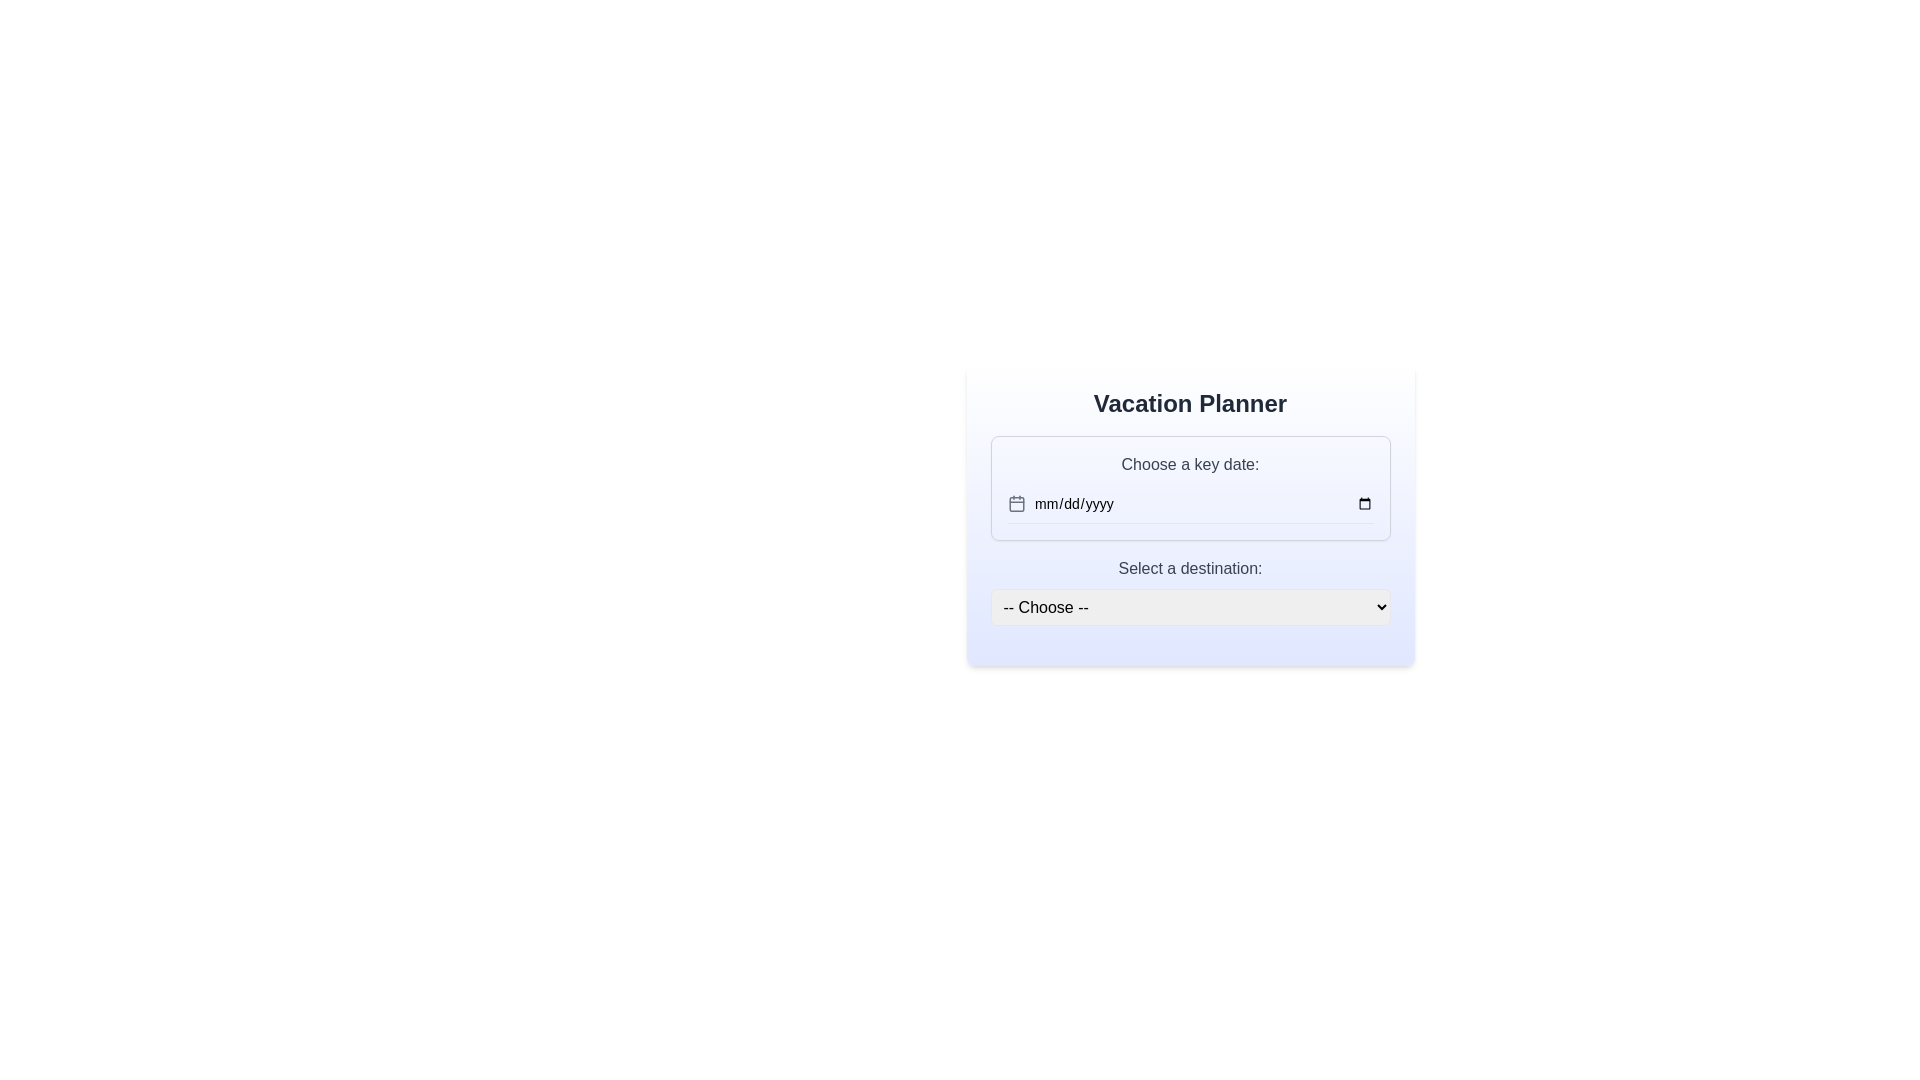  What do you see at coordinates (1016, 503) in the screenshot?
I see `the main rectangular area of the calendar icon, which is located to the left of the 'mm/dd/yyyy' input field in the 'Choose a key date:' section of the 'Vacation Planner' card` at bounding box center [1016, 503].